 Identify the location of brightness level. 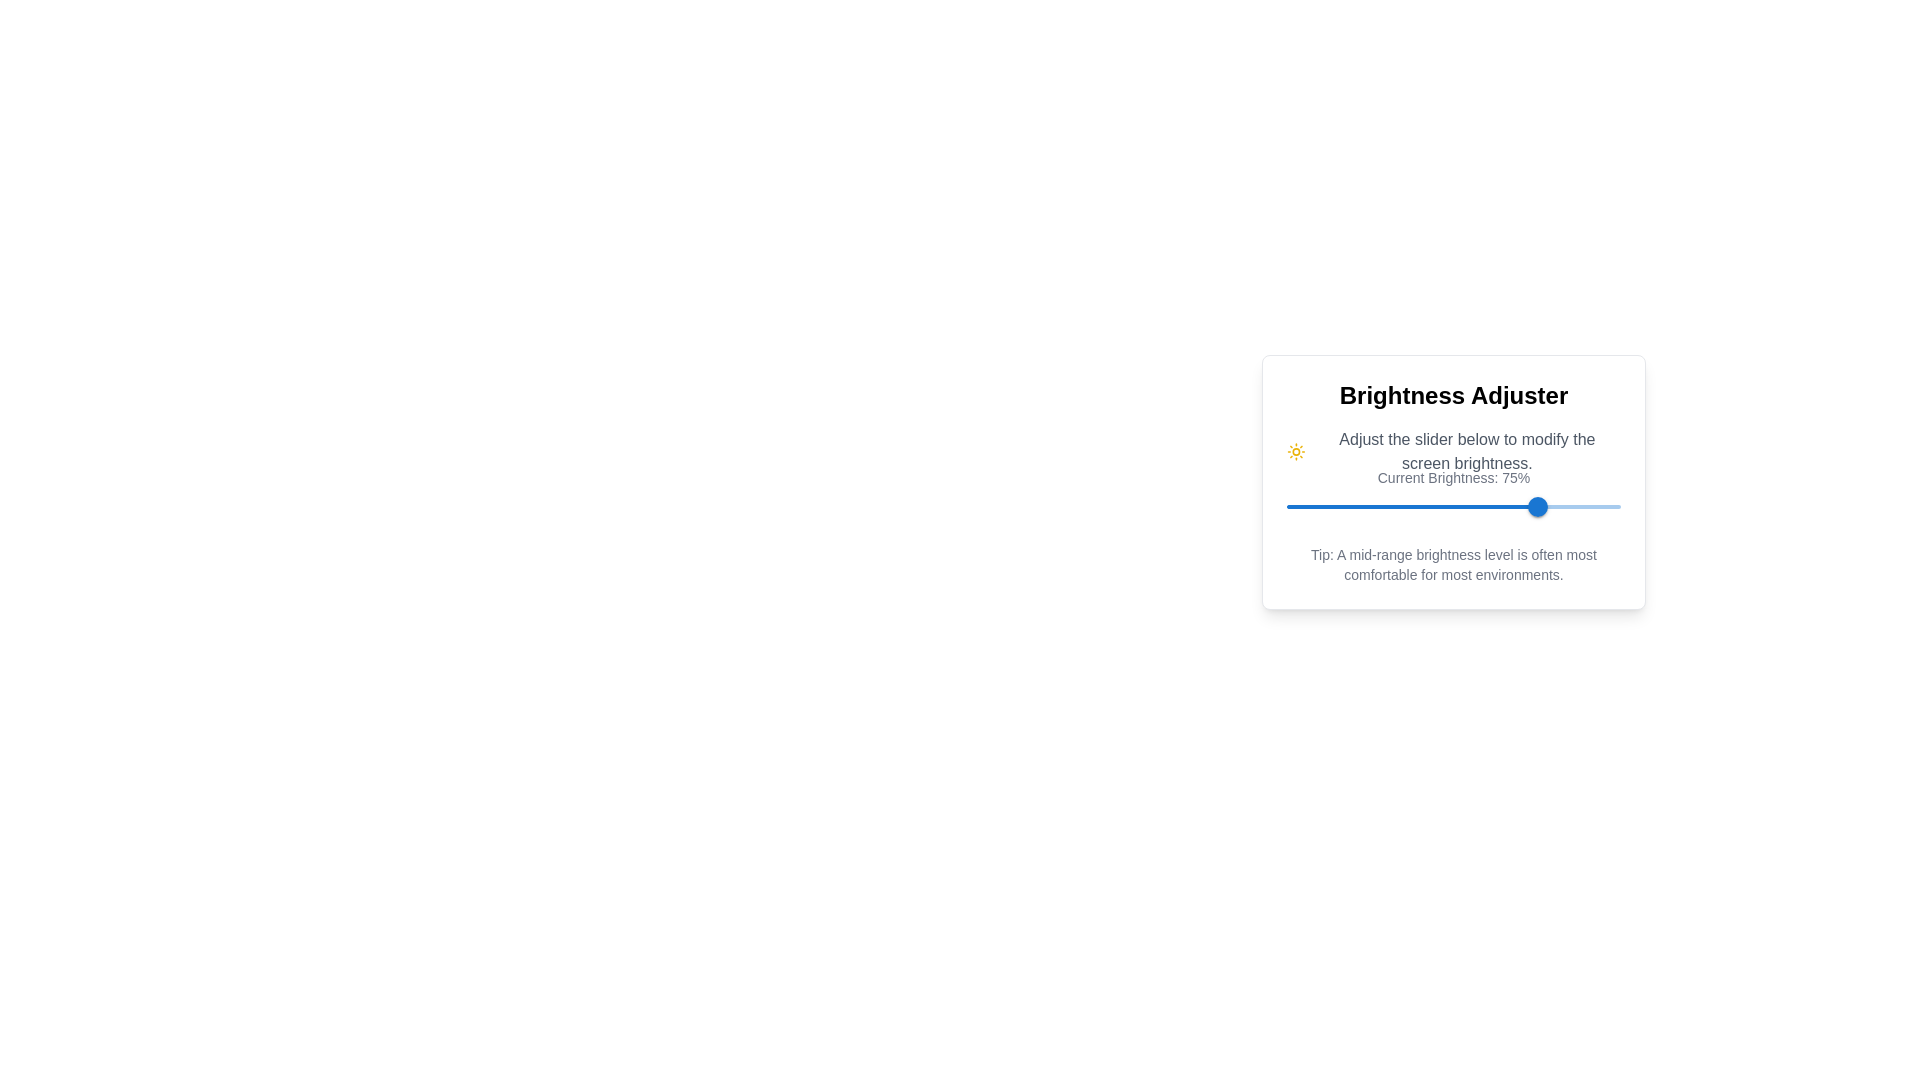
(1347, 505).